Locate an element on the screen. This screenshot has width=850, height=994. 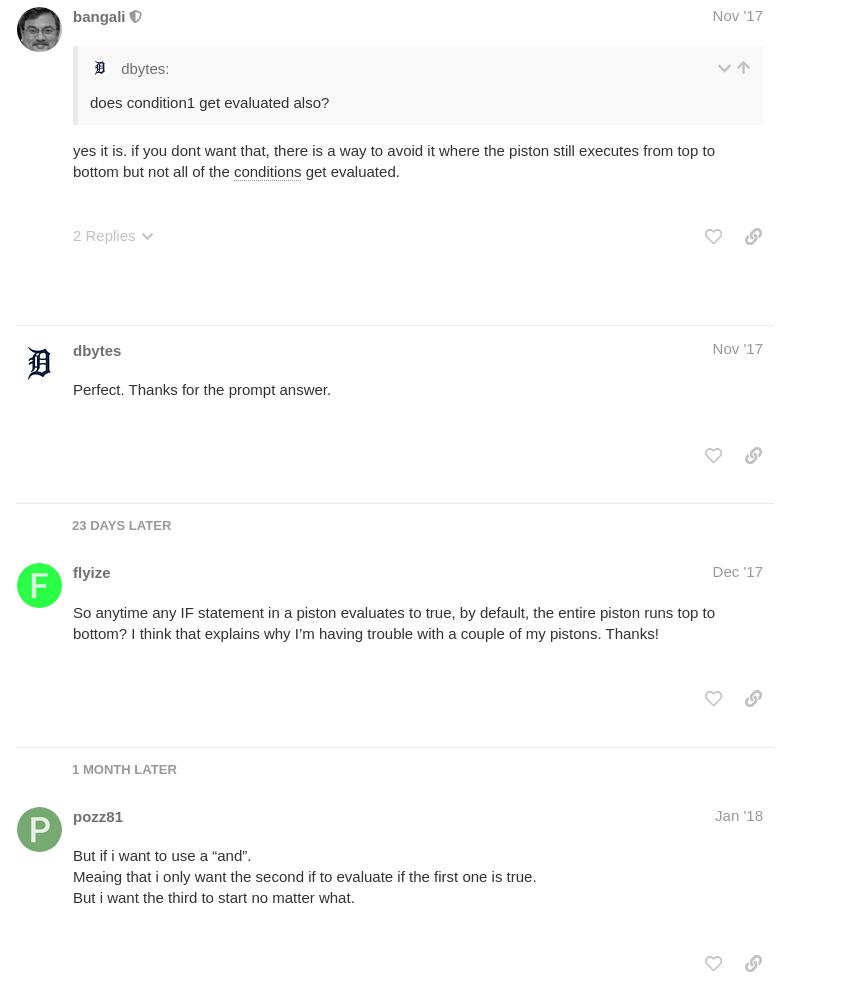
'23 days later' is located at coordinates (120, 525).